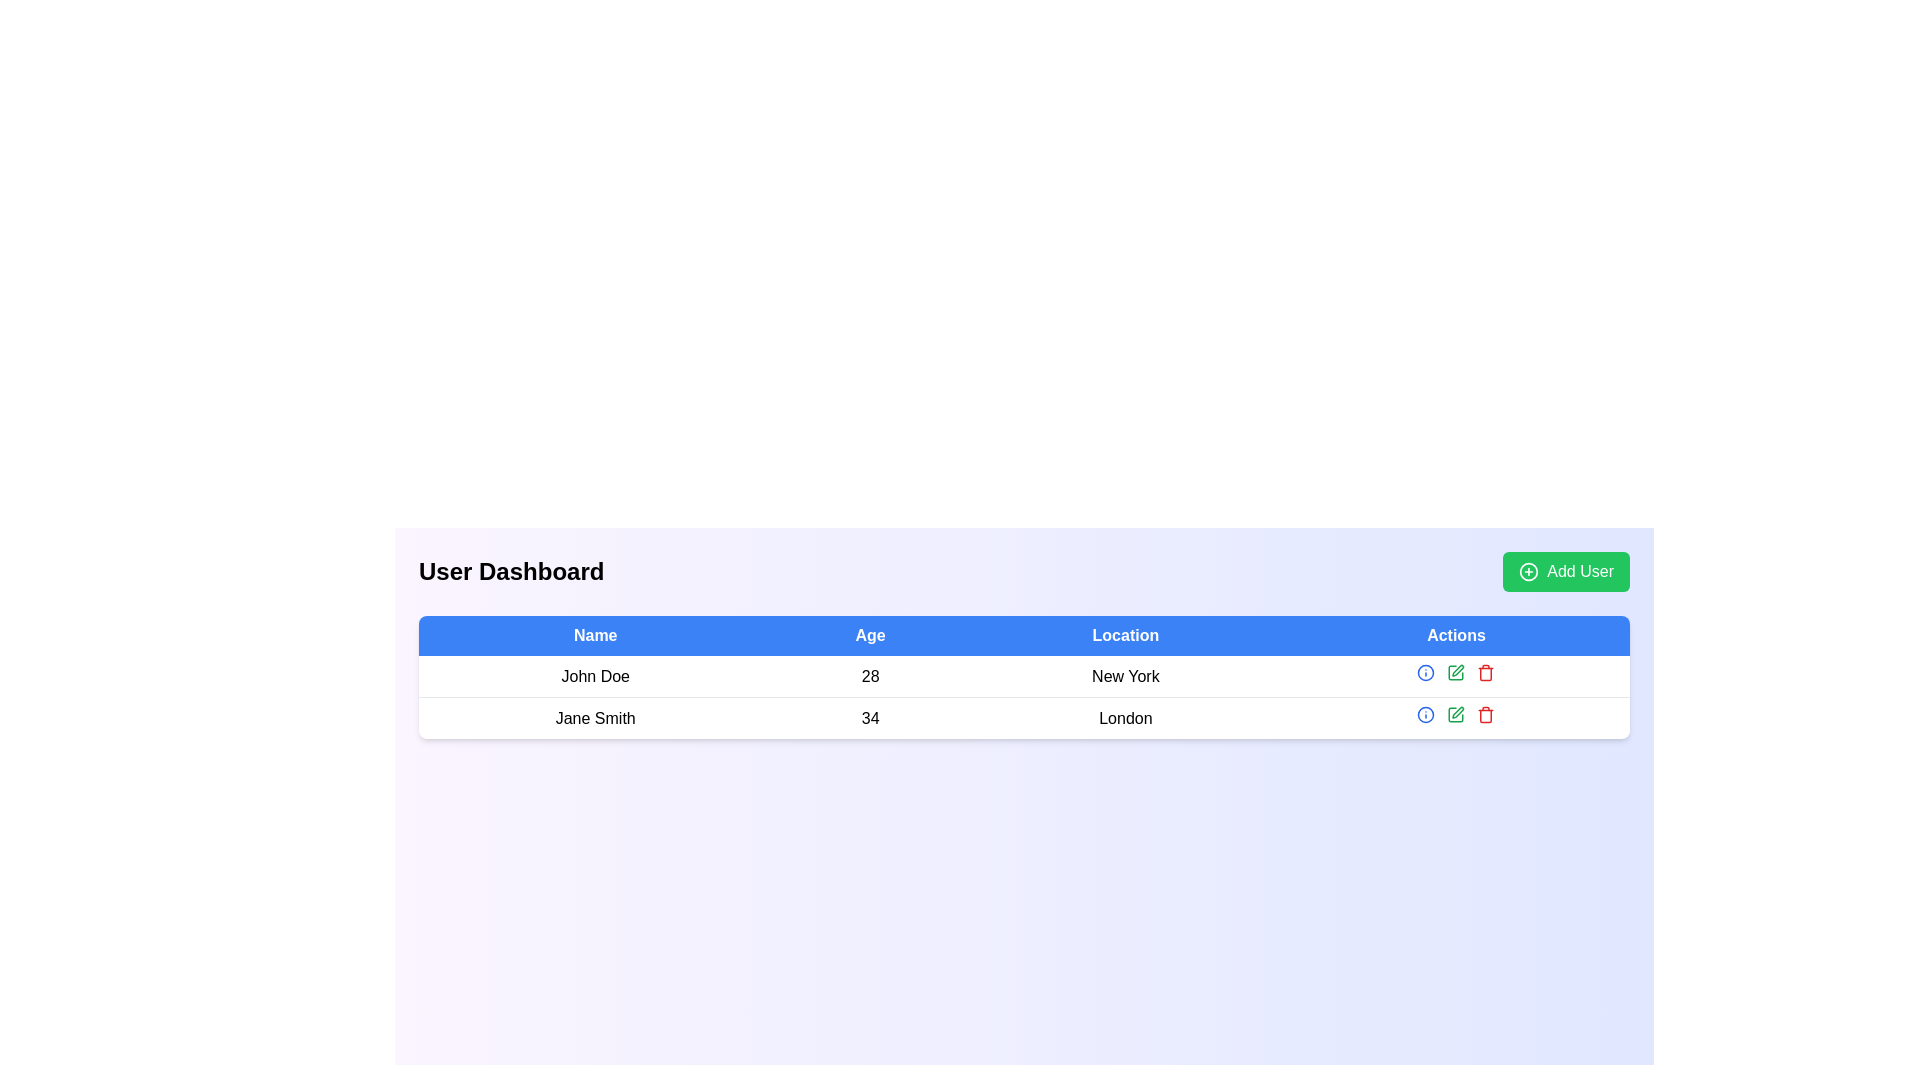 This screenshot has width=1920, height=1080. I want to click on the circular background of the info icon in the 'Actions' column for 'John Doe', so click(1425, 713).